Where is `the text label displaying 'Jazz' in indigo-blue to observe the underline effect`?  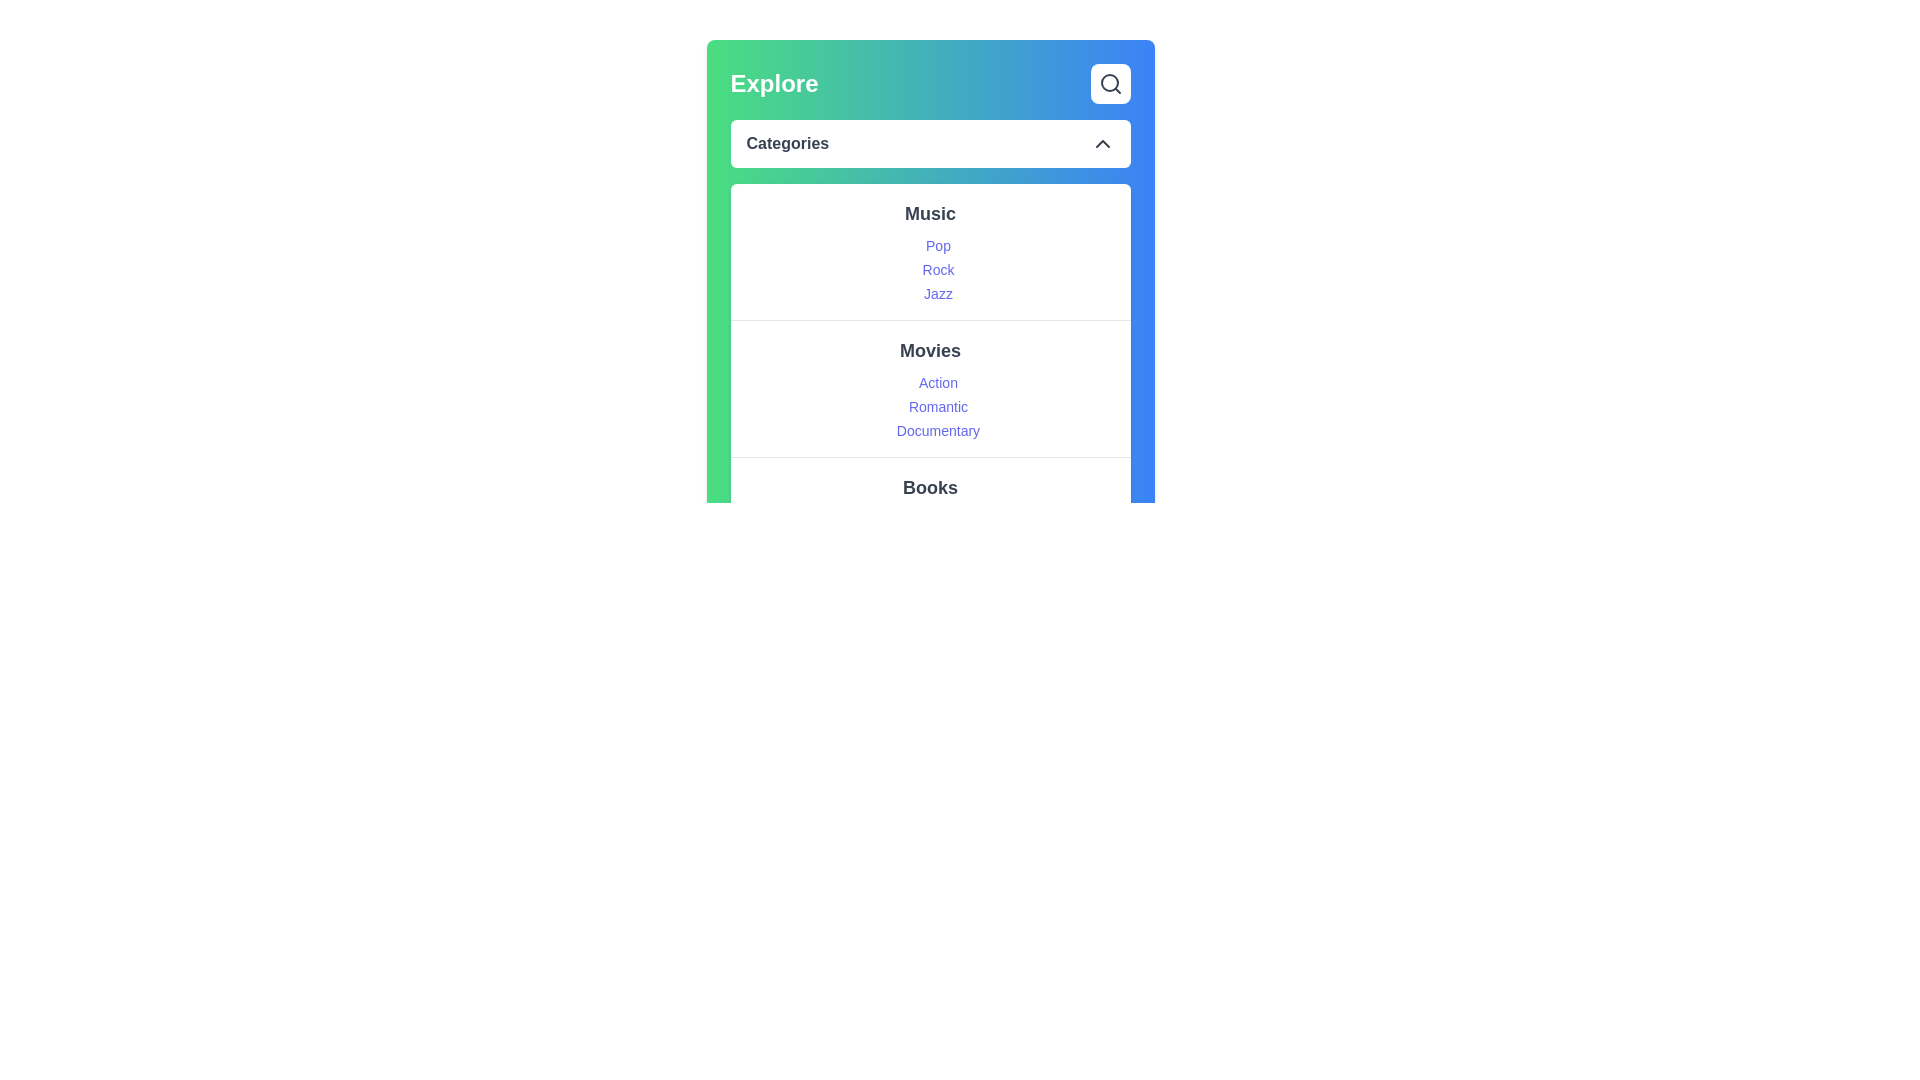 the text label displaying 'Jazz' in indigo-blue to observe the underline effect is located at coordinates (937, 293).